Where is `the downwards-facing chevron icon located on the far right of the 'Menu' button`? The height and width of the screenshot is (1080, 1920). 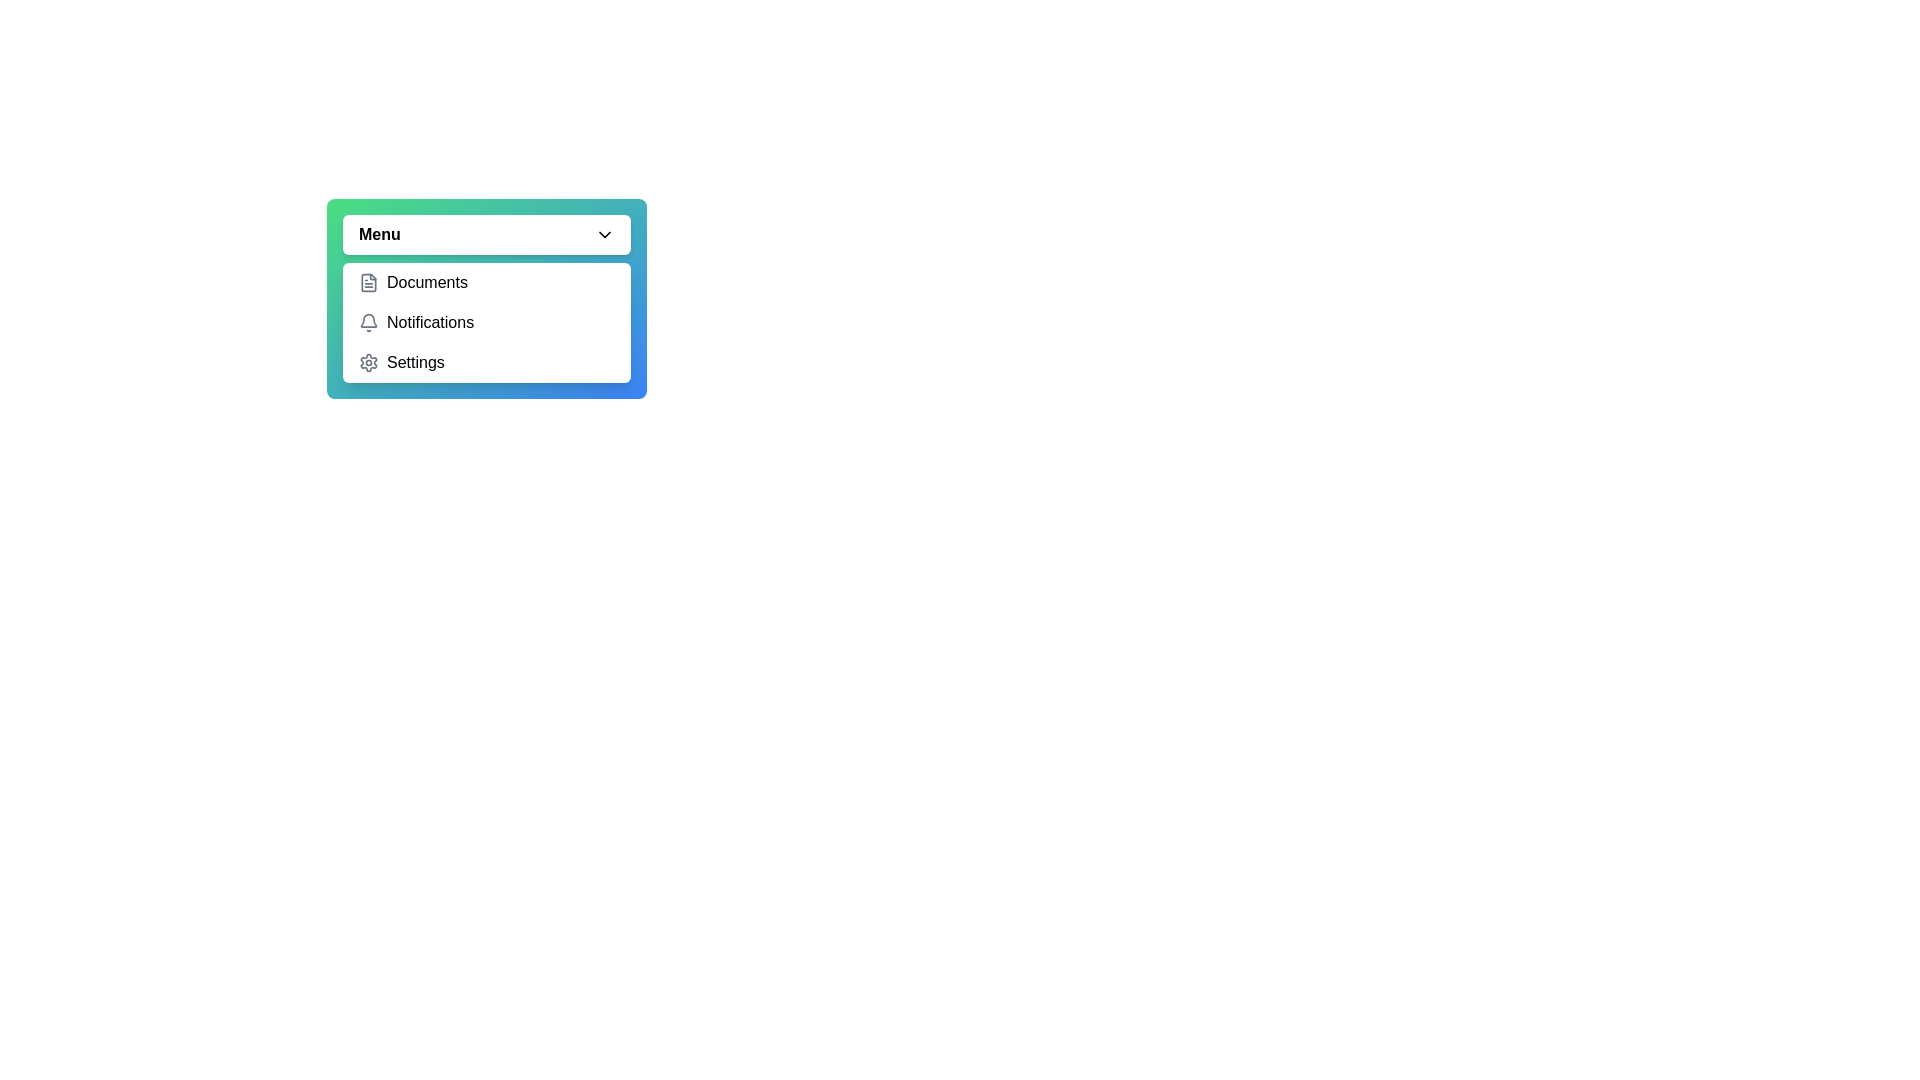 the downwards-facing chevron icon located on the far right of the 'Menu' button is located at coordinates (603, 234).